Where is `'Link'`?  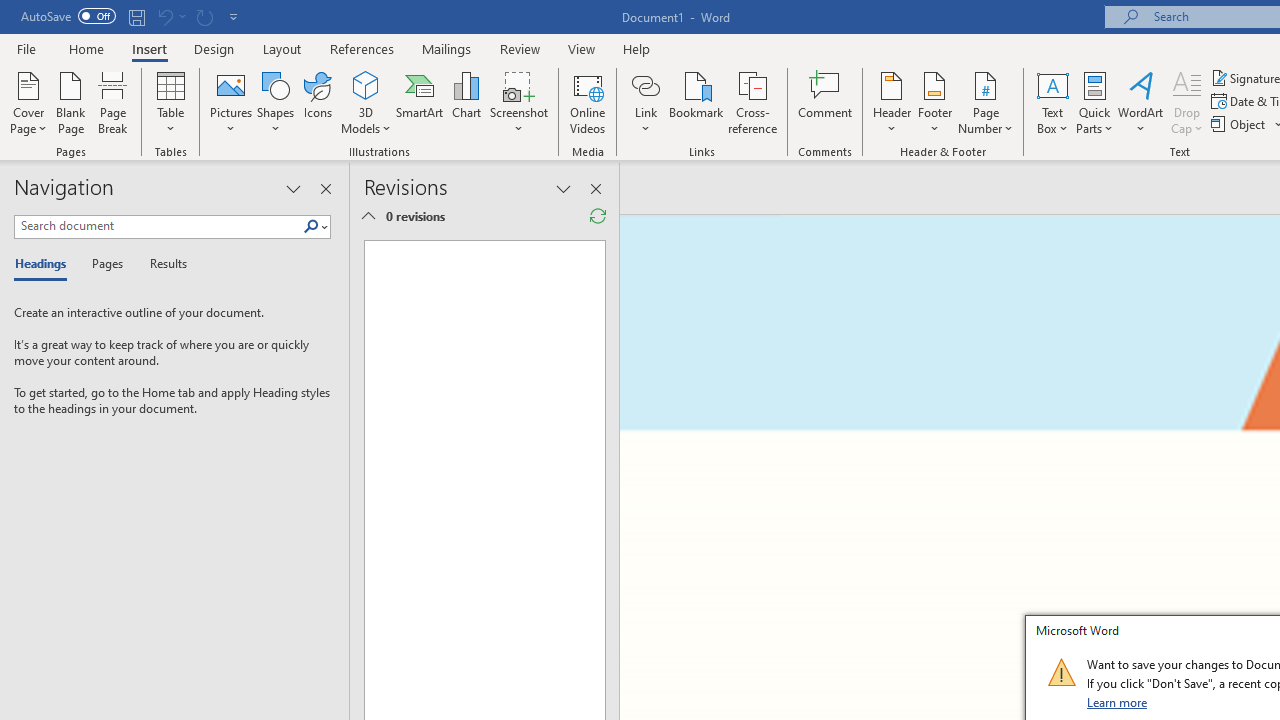
'Link' is located at coordinates (645, 103).